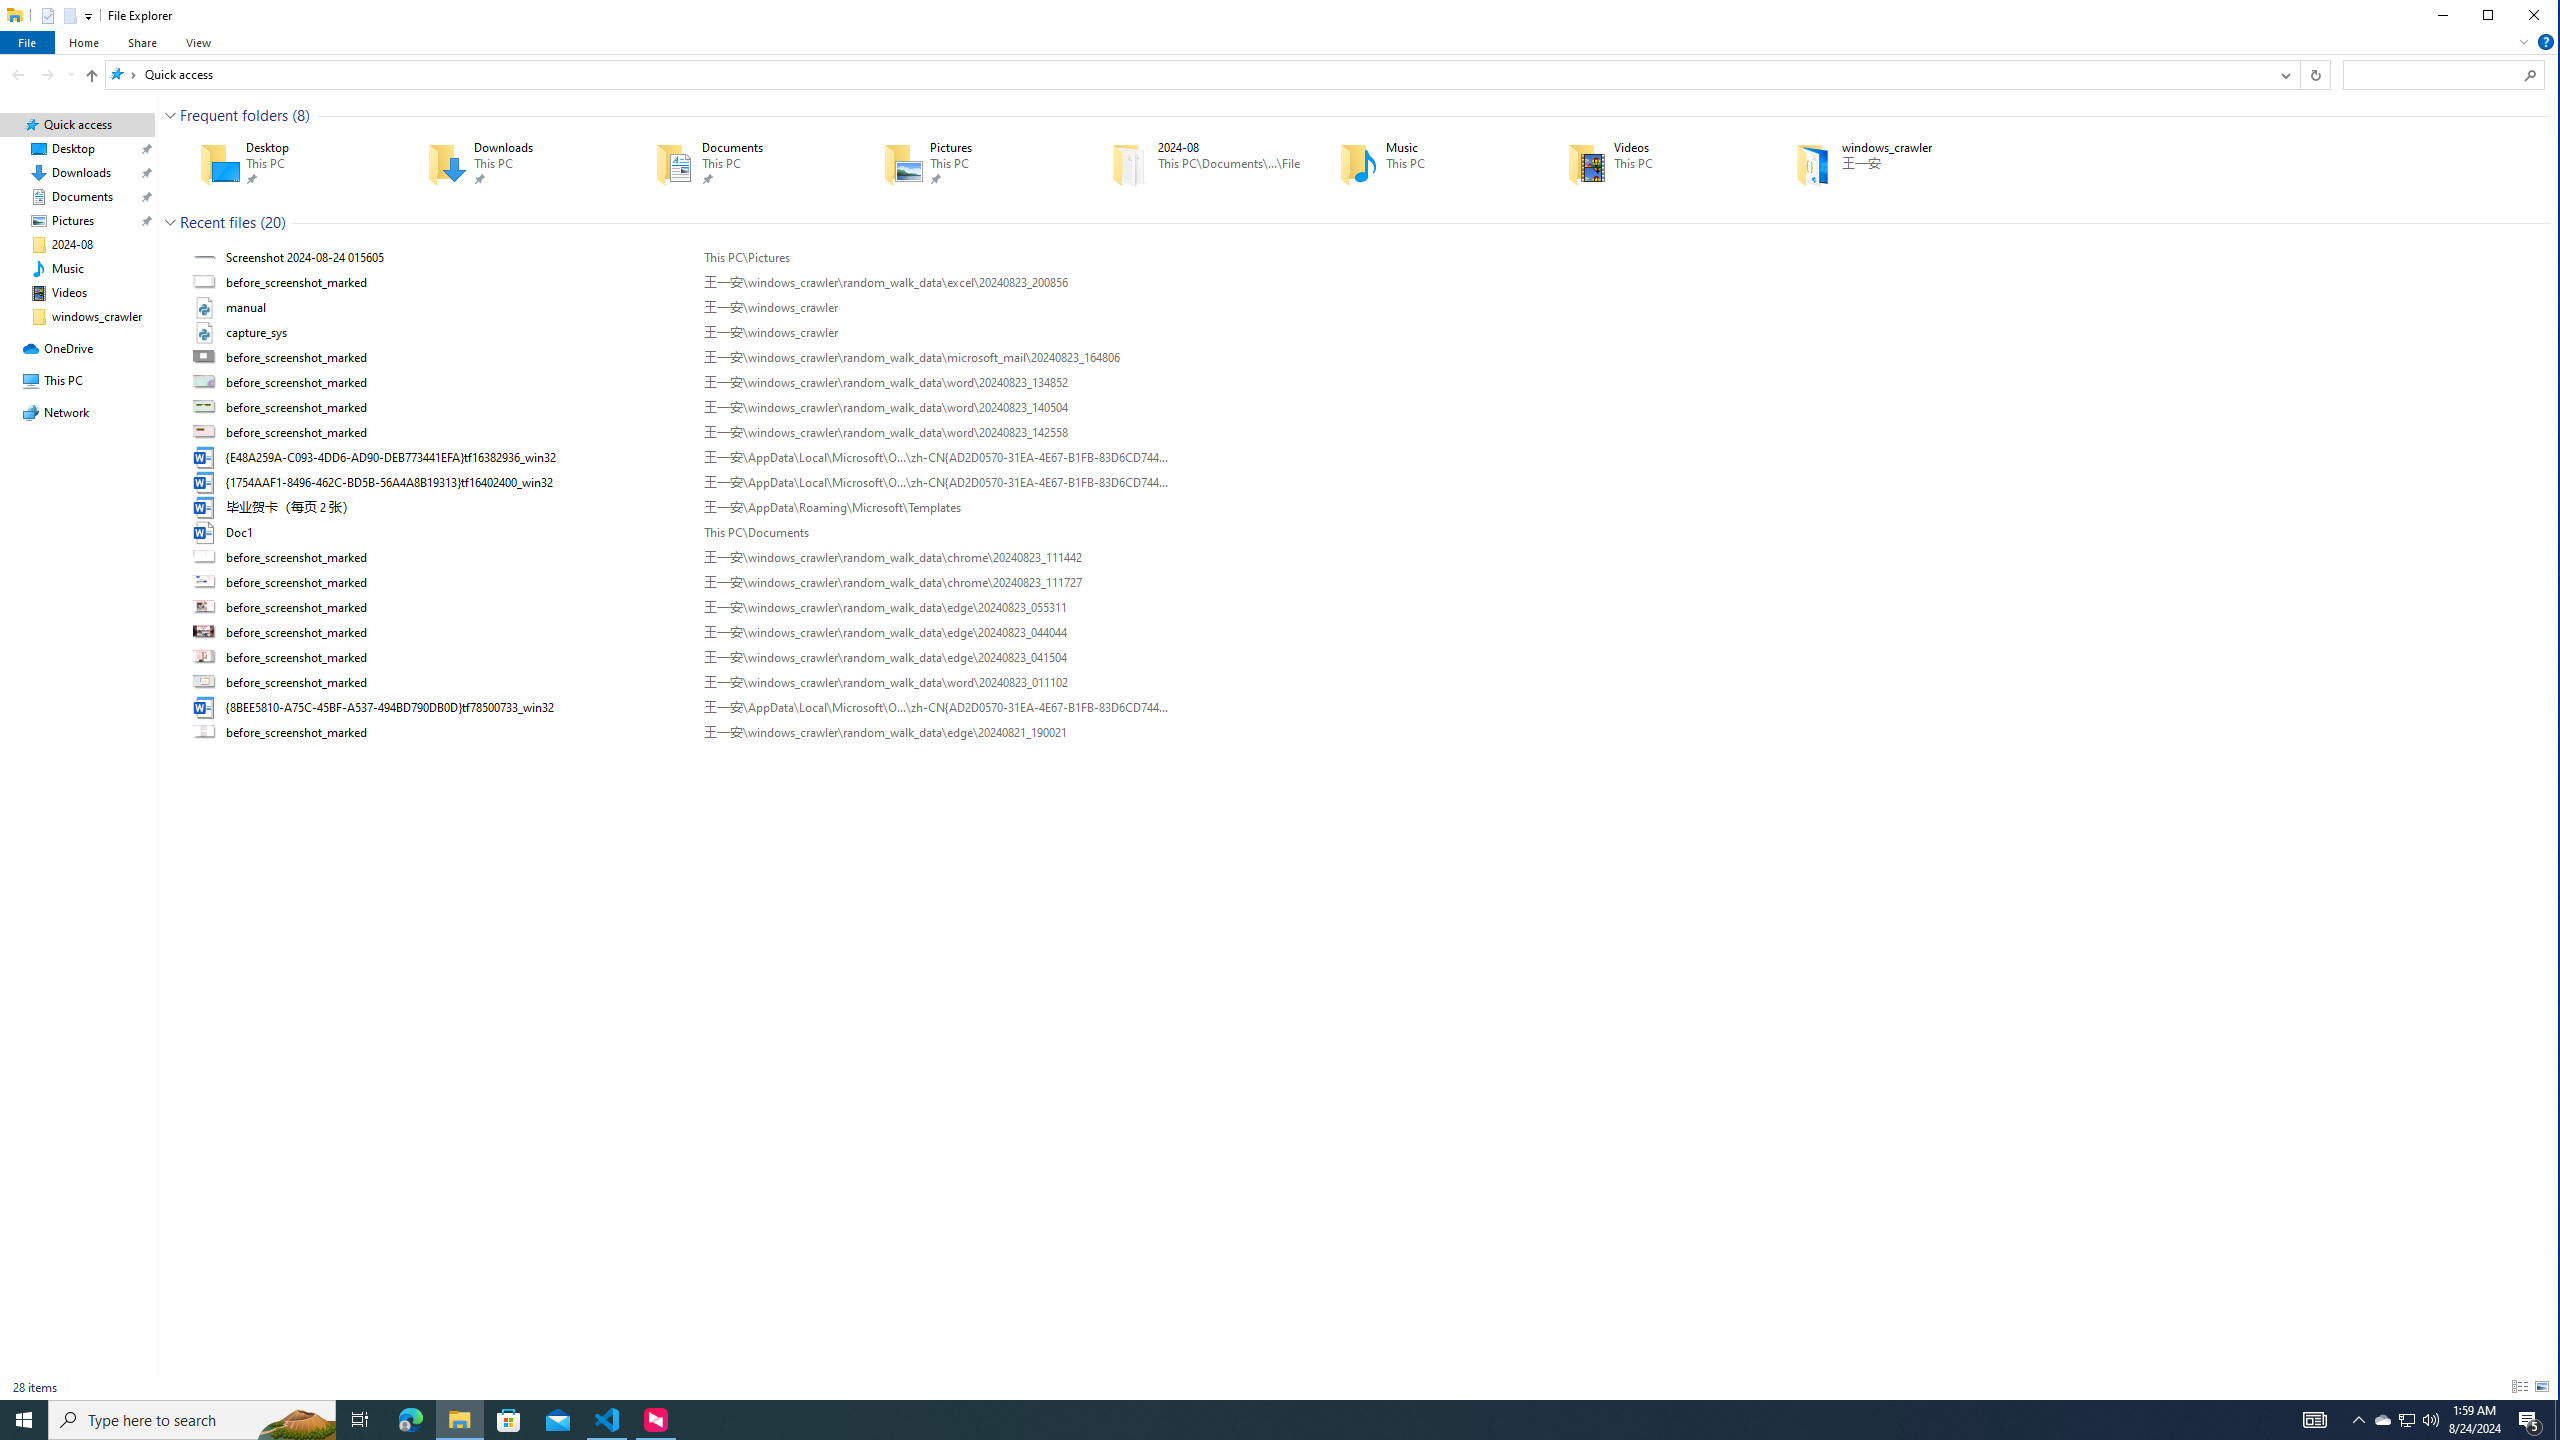  Describe the element at coordinates (2533, 15) in the screenshot. I see `'Close'` at that location.